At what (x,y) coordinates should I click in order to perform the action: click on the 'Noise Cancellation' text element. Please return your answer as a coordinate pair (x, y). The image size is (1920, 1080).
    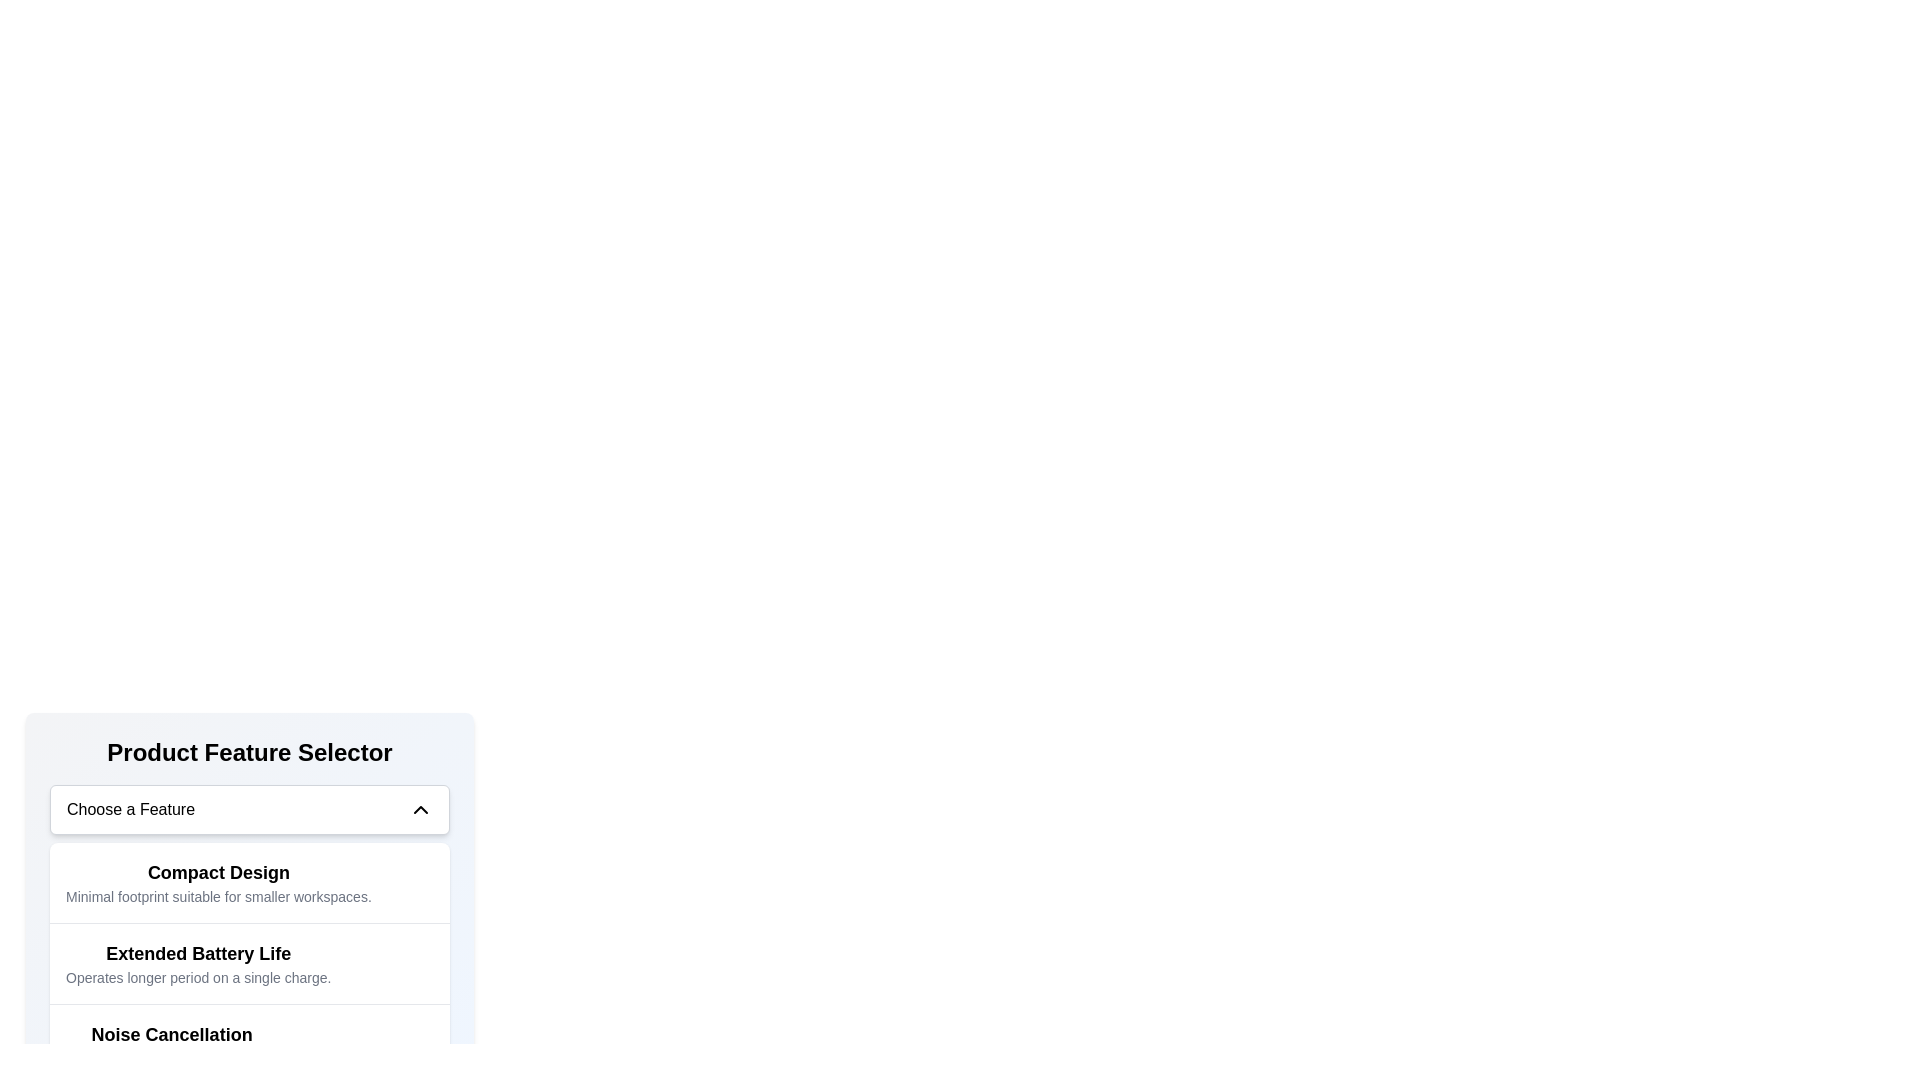
    Looking at the image, I should click on (172, 1044).